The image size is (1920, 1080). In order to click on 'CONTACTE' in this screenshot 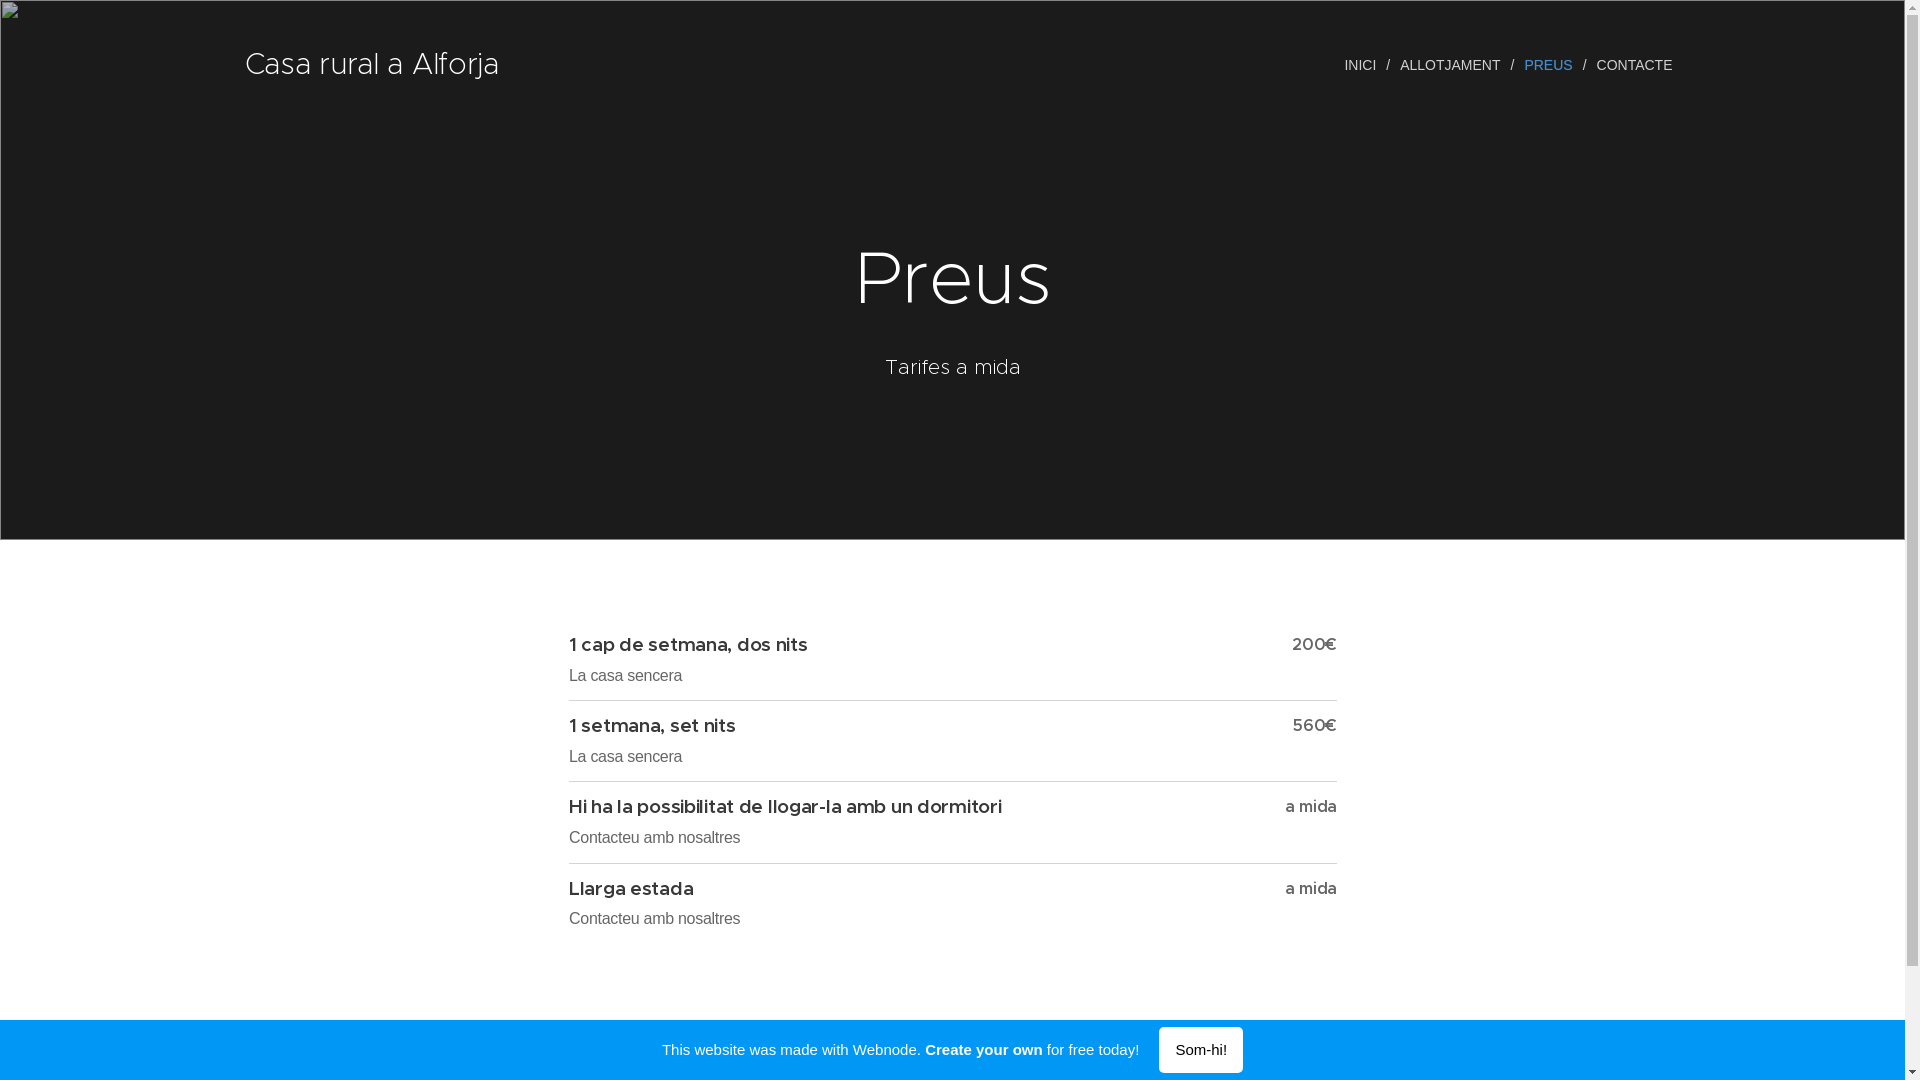, I will do `click(1586, 64)`.